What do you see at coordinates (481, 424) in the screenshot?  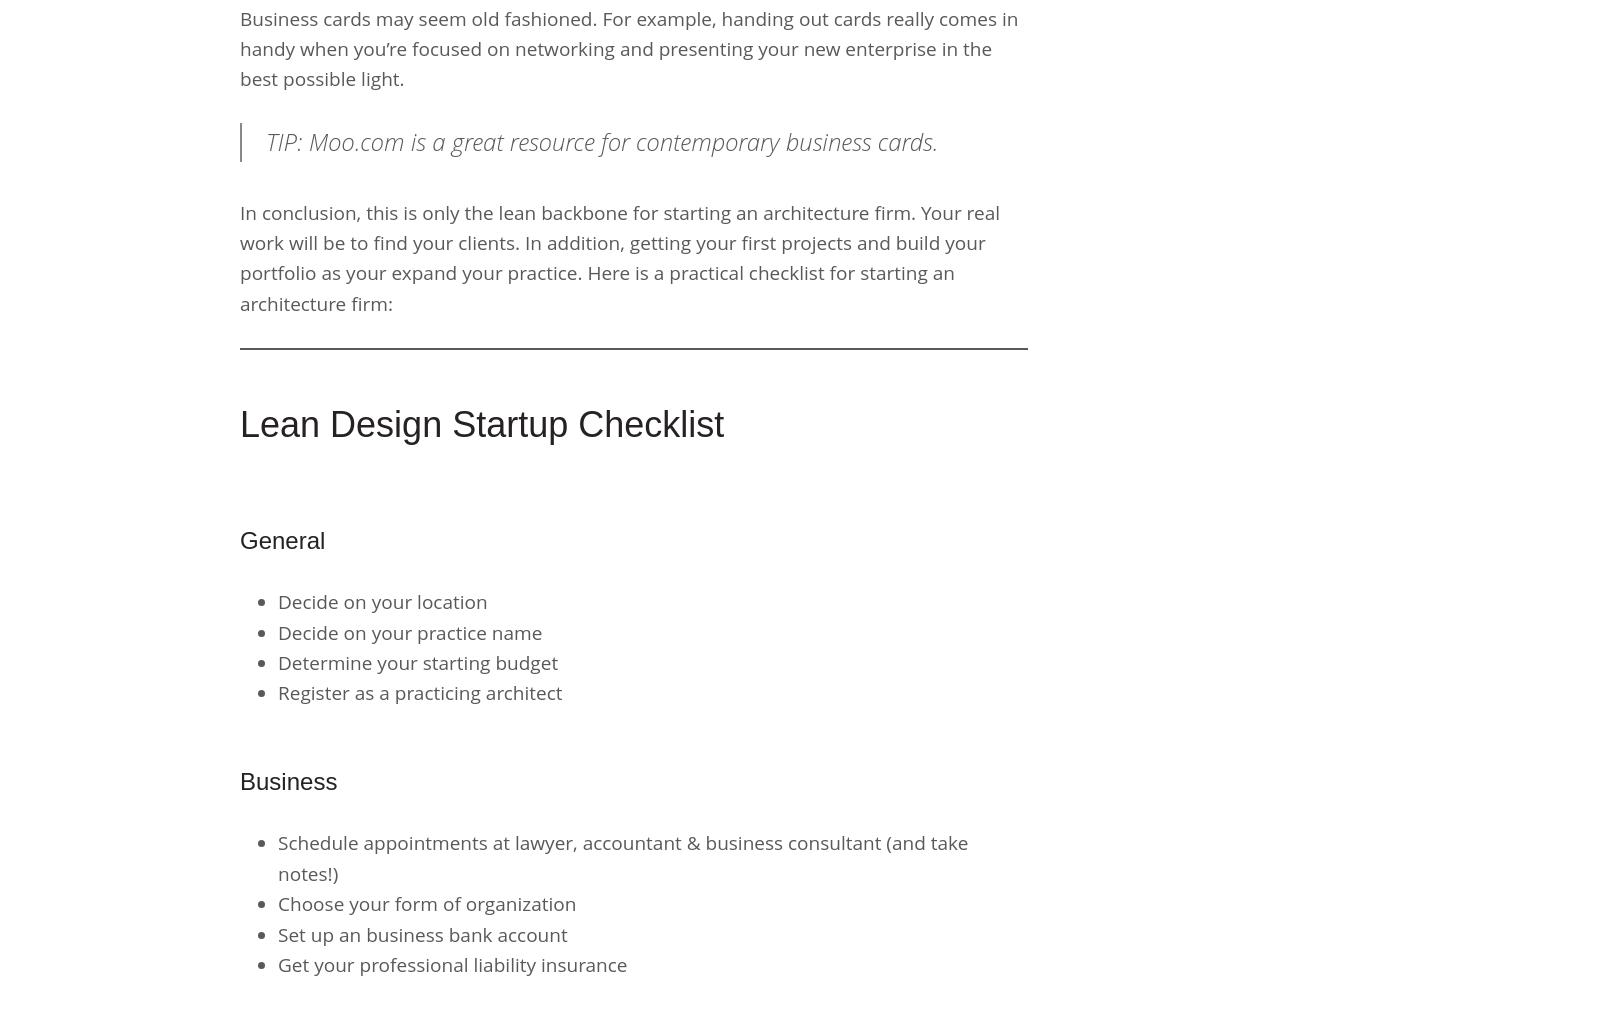 I see `'Lean Design Startup Checklist'` at bounding box center [481, 424].